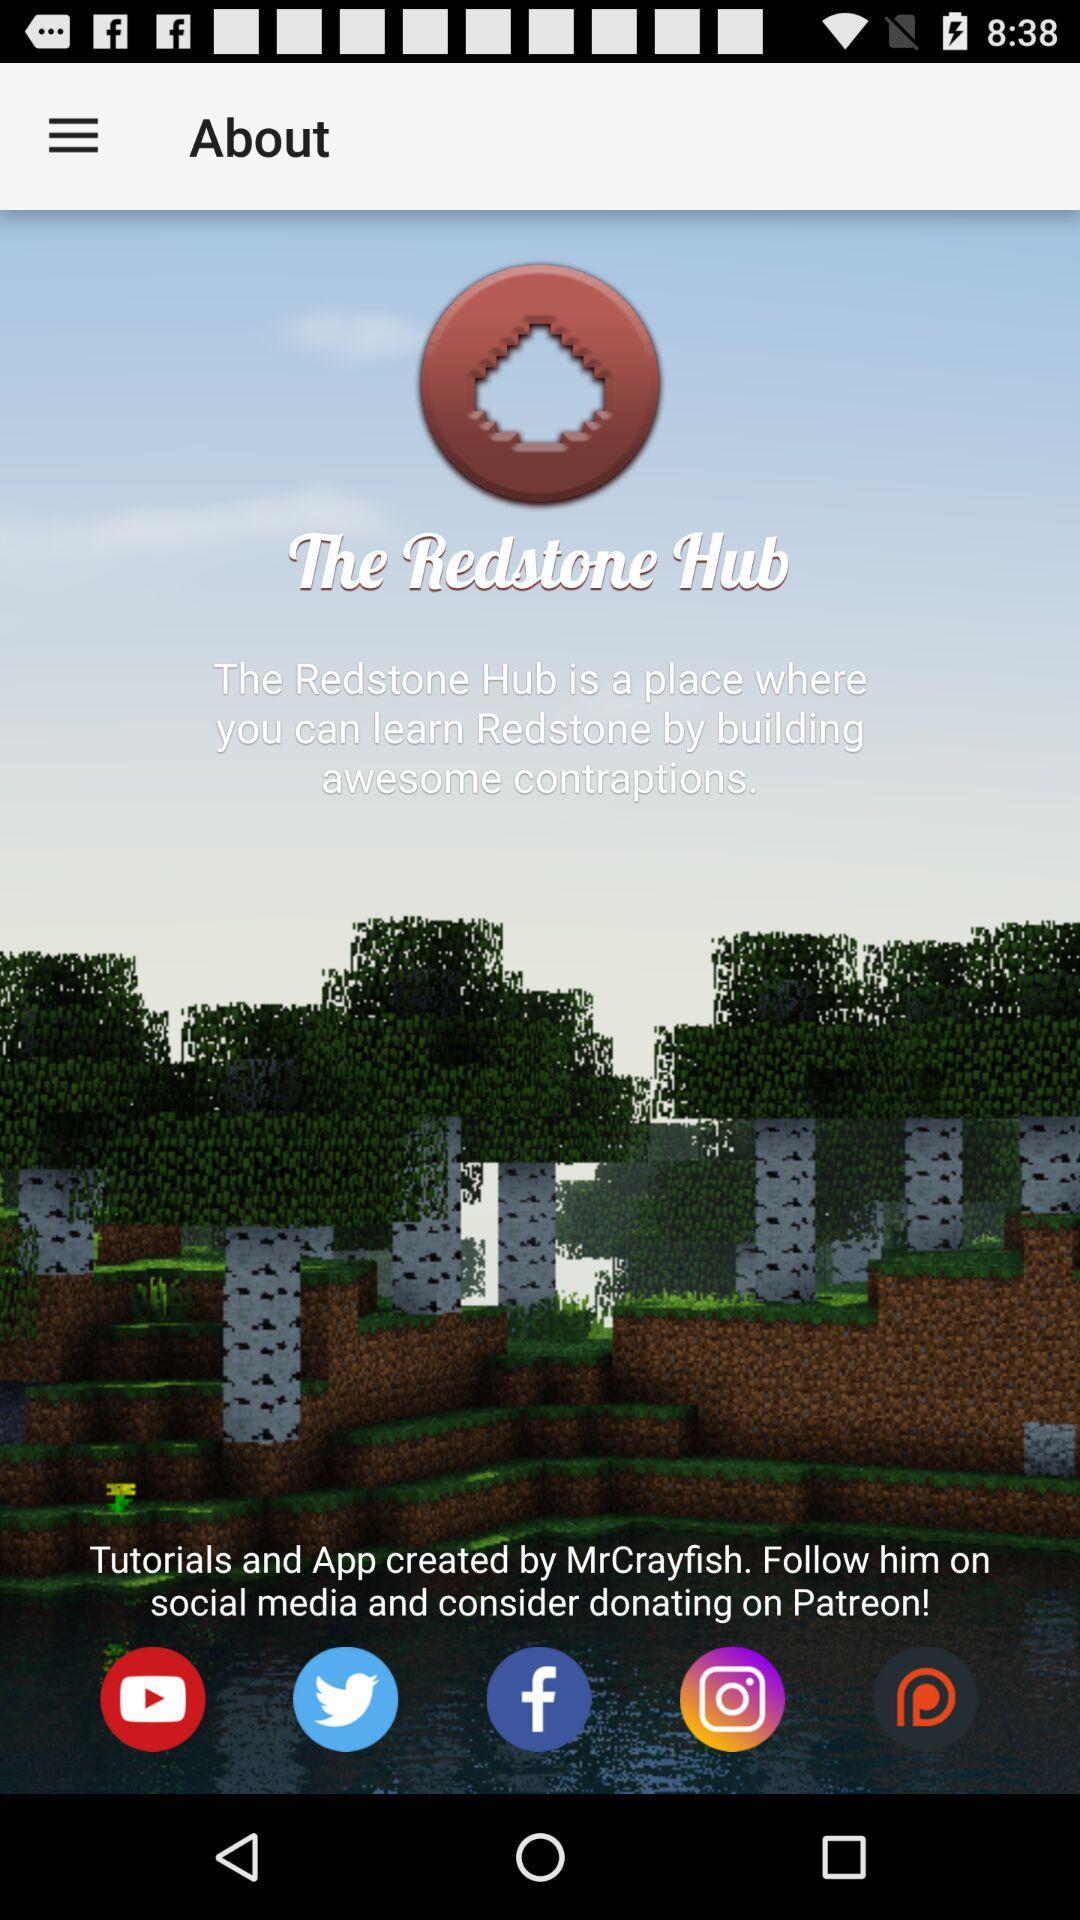 Image resolution: width=1080 pixels, height=1920 pixels. What do you see at coordinates (152, 1698) in the screenshot?
I see `the item below tutorials and app` at bounding box center [152, 1698].